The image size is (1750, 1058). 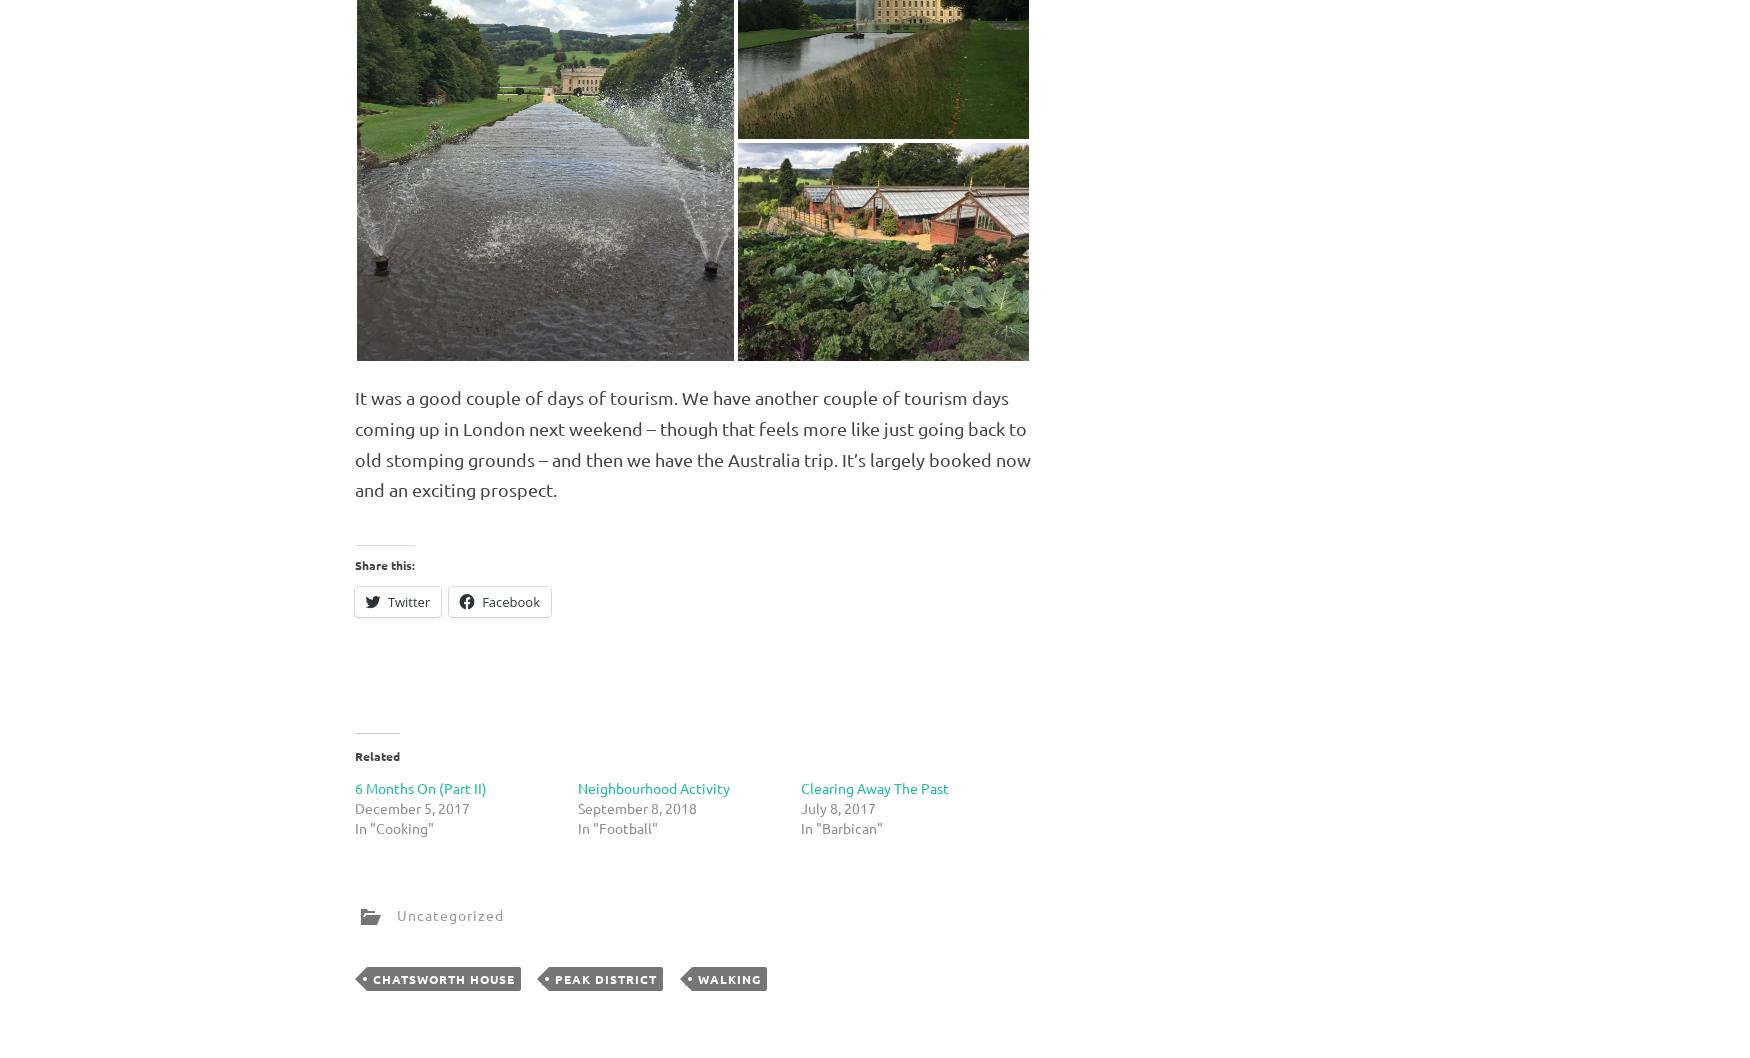 I want to click on 'Twitter', so click(x=386, y=601).